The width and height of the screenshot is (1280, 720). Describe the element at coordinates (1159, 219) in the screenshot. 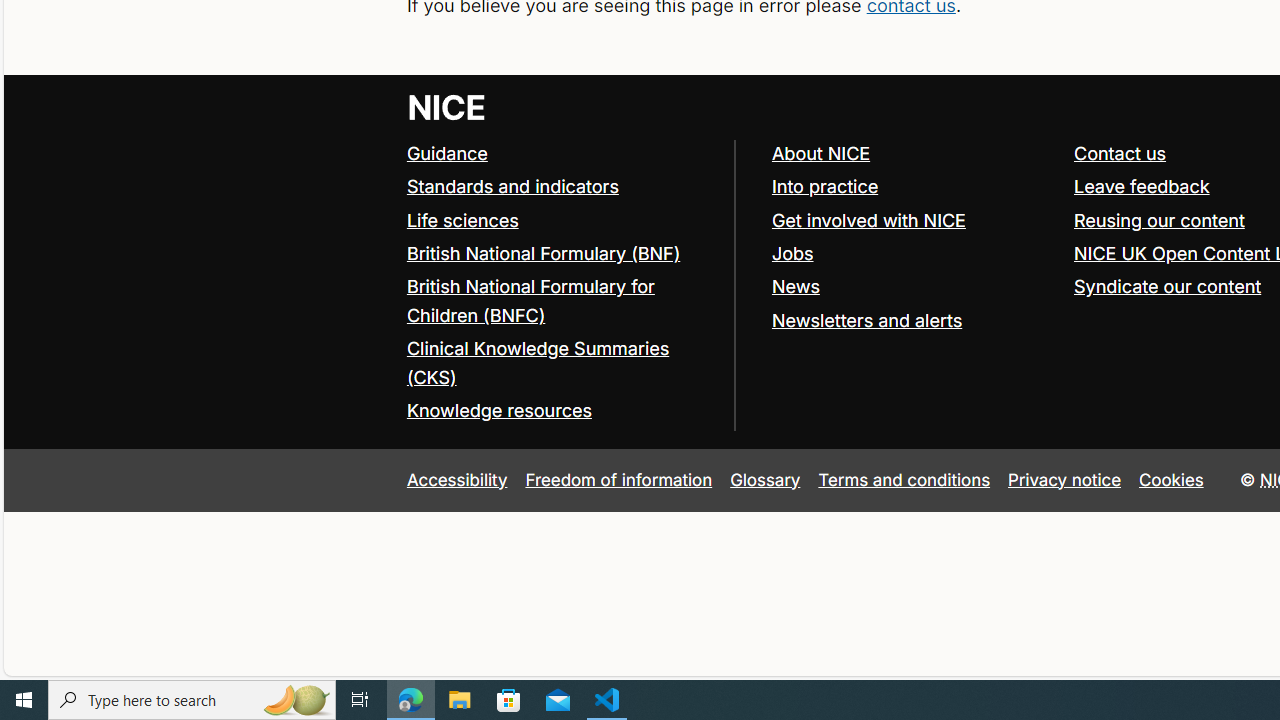

I see `'Reusing our content'` at that location.